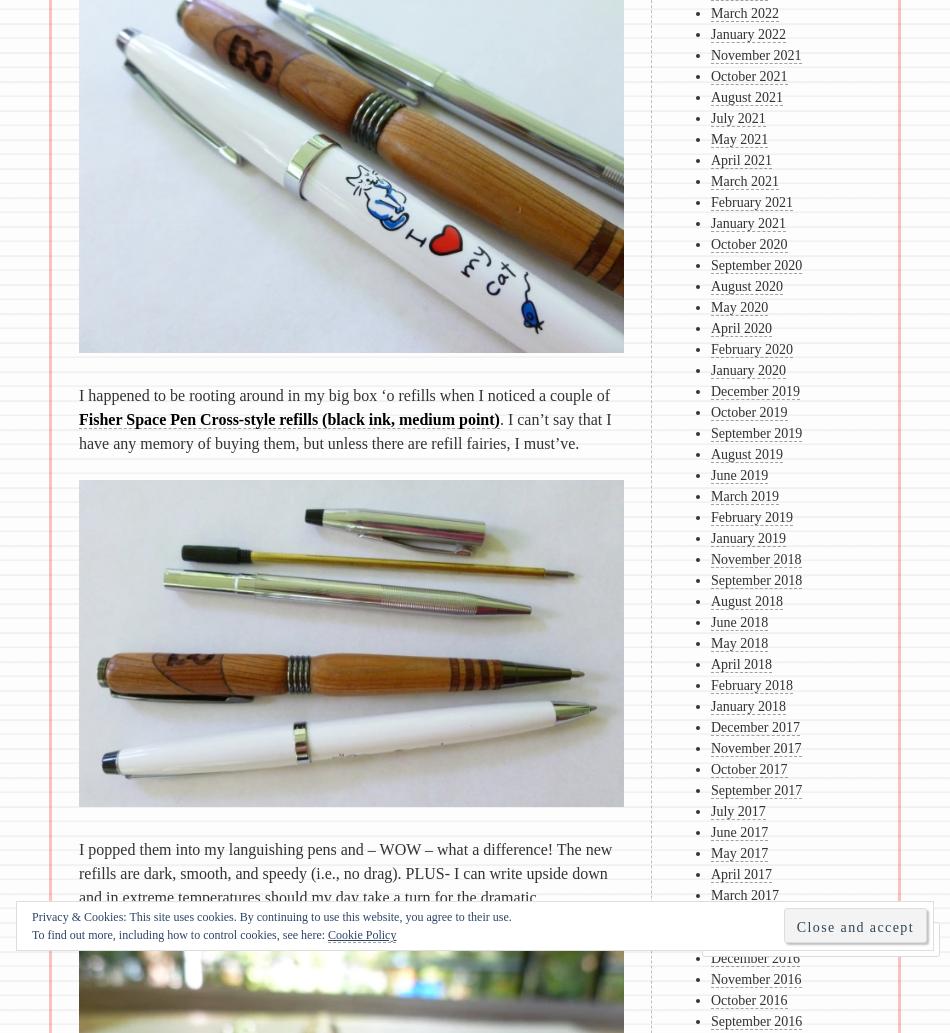 This screenshot has height=1033, width=950. Describe the element at coordinates (710, 243) in the screenshot. I see `'October 2020'` at that location.